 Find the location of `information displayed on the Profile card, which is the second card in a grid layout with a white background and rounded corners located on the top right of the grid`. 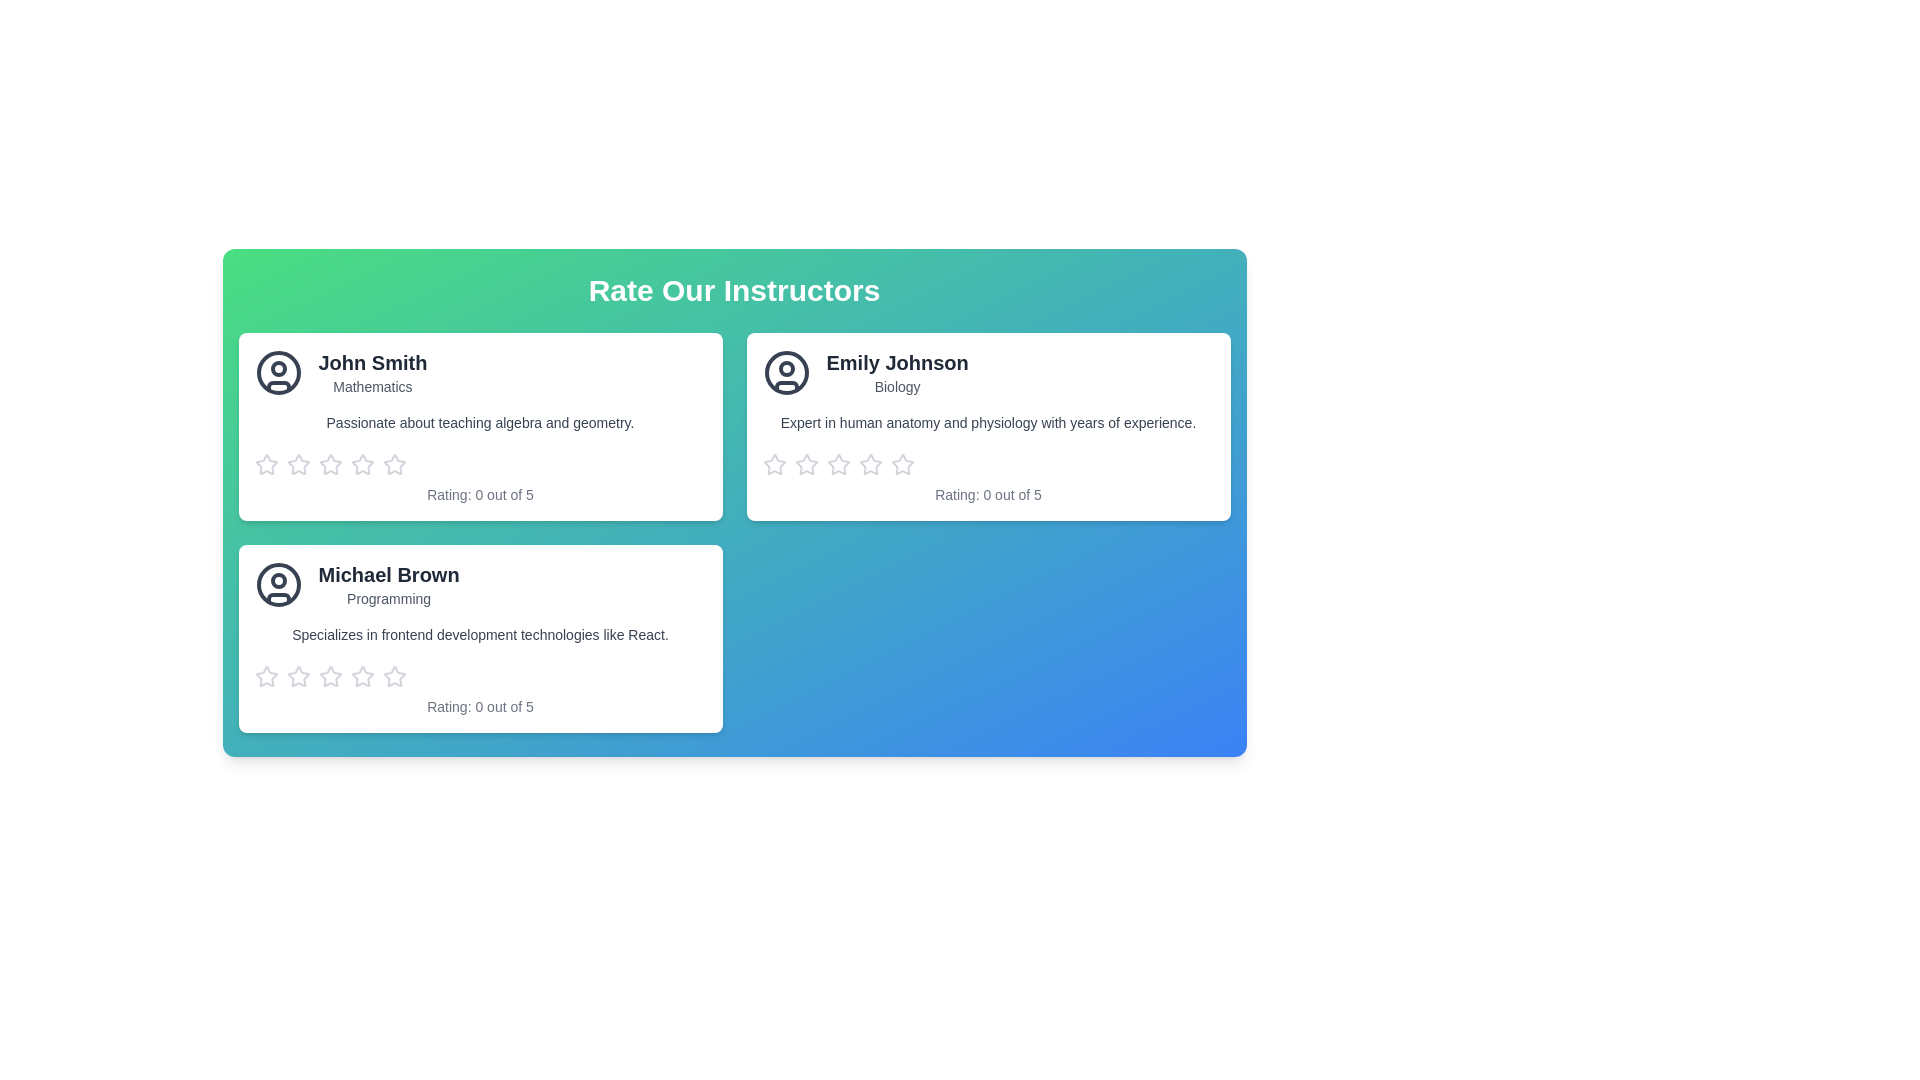

information displayed on the Profile card, which is the second card in a grid layout with a white background and rounded corners located on the top right of the grid is located at coordinates (988, 426).